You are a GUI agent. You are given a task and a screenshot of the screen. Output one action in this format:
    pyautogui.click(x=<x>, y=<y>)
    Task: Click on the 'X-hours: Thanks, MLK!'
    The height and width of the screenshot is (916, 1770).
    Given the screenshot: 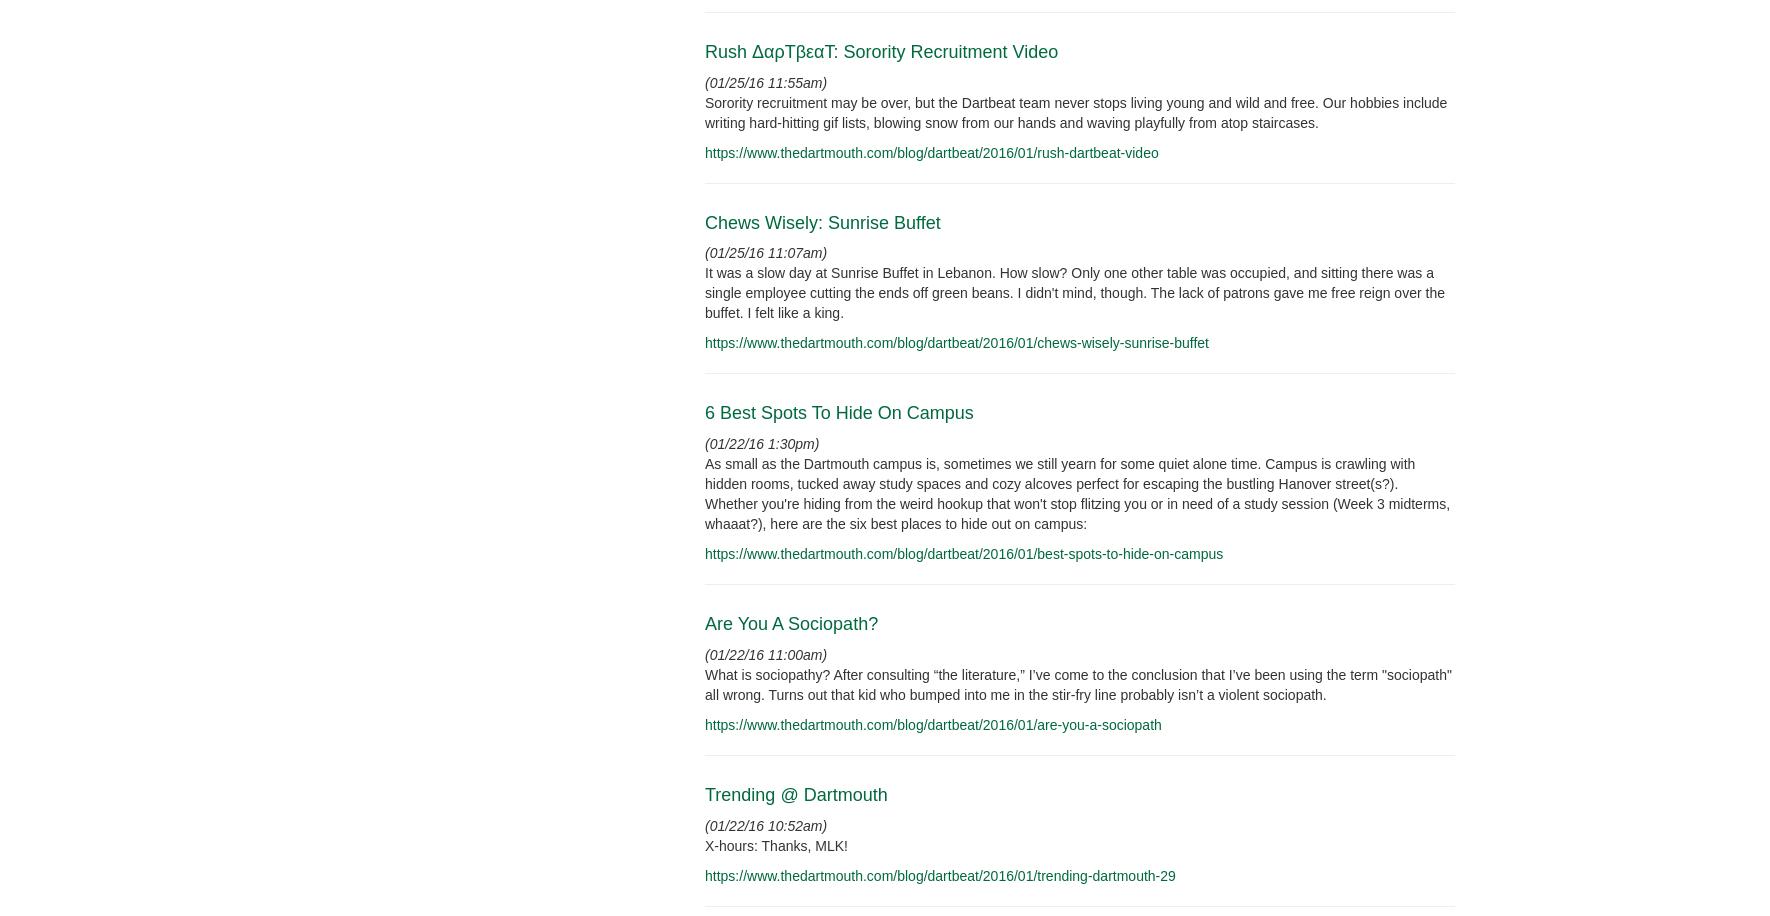 What is the action you would take?
    pyautogui.click(x=775, y=845)
    